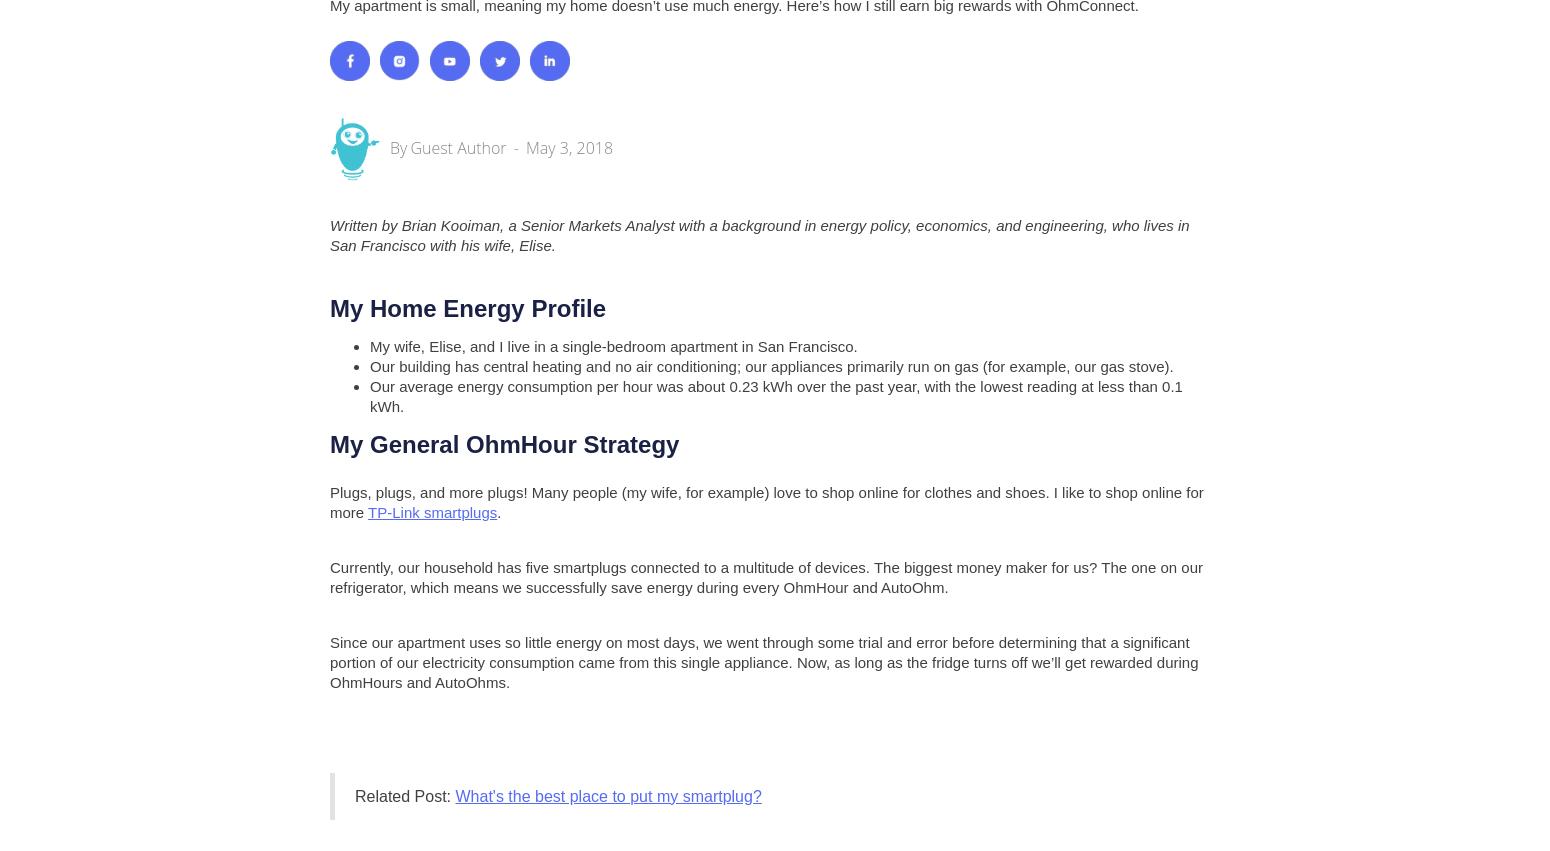  What do you see at coordinates (775, 394) in the screenshot?
I see `'Our average energy consumption per hour was about 0.23 kWh over the past year, with the lowest reading at less than 0.1 kWh.'` at bounding box center [775, 394].